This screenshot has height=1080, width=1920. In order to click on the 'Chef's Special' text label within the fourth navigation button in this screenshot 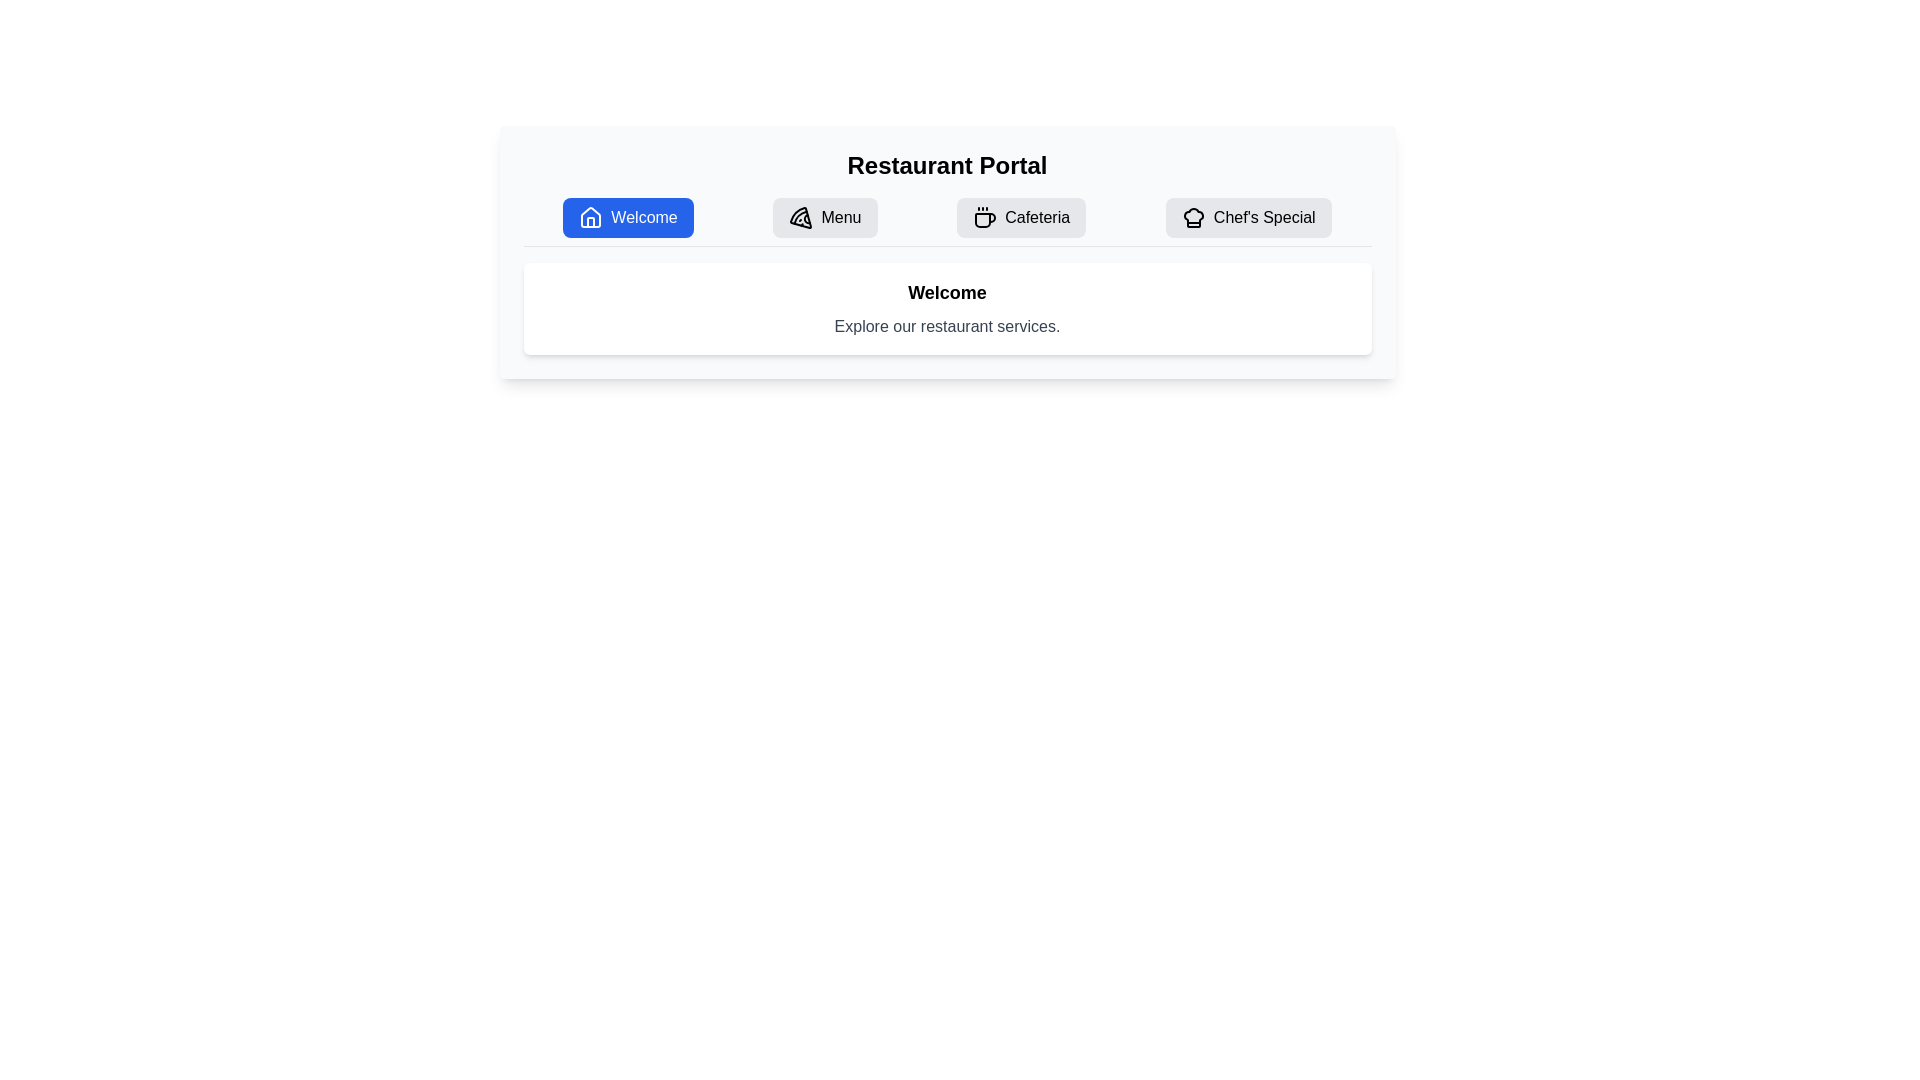, I will do `click(1263, 218)`.